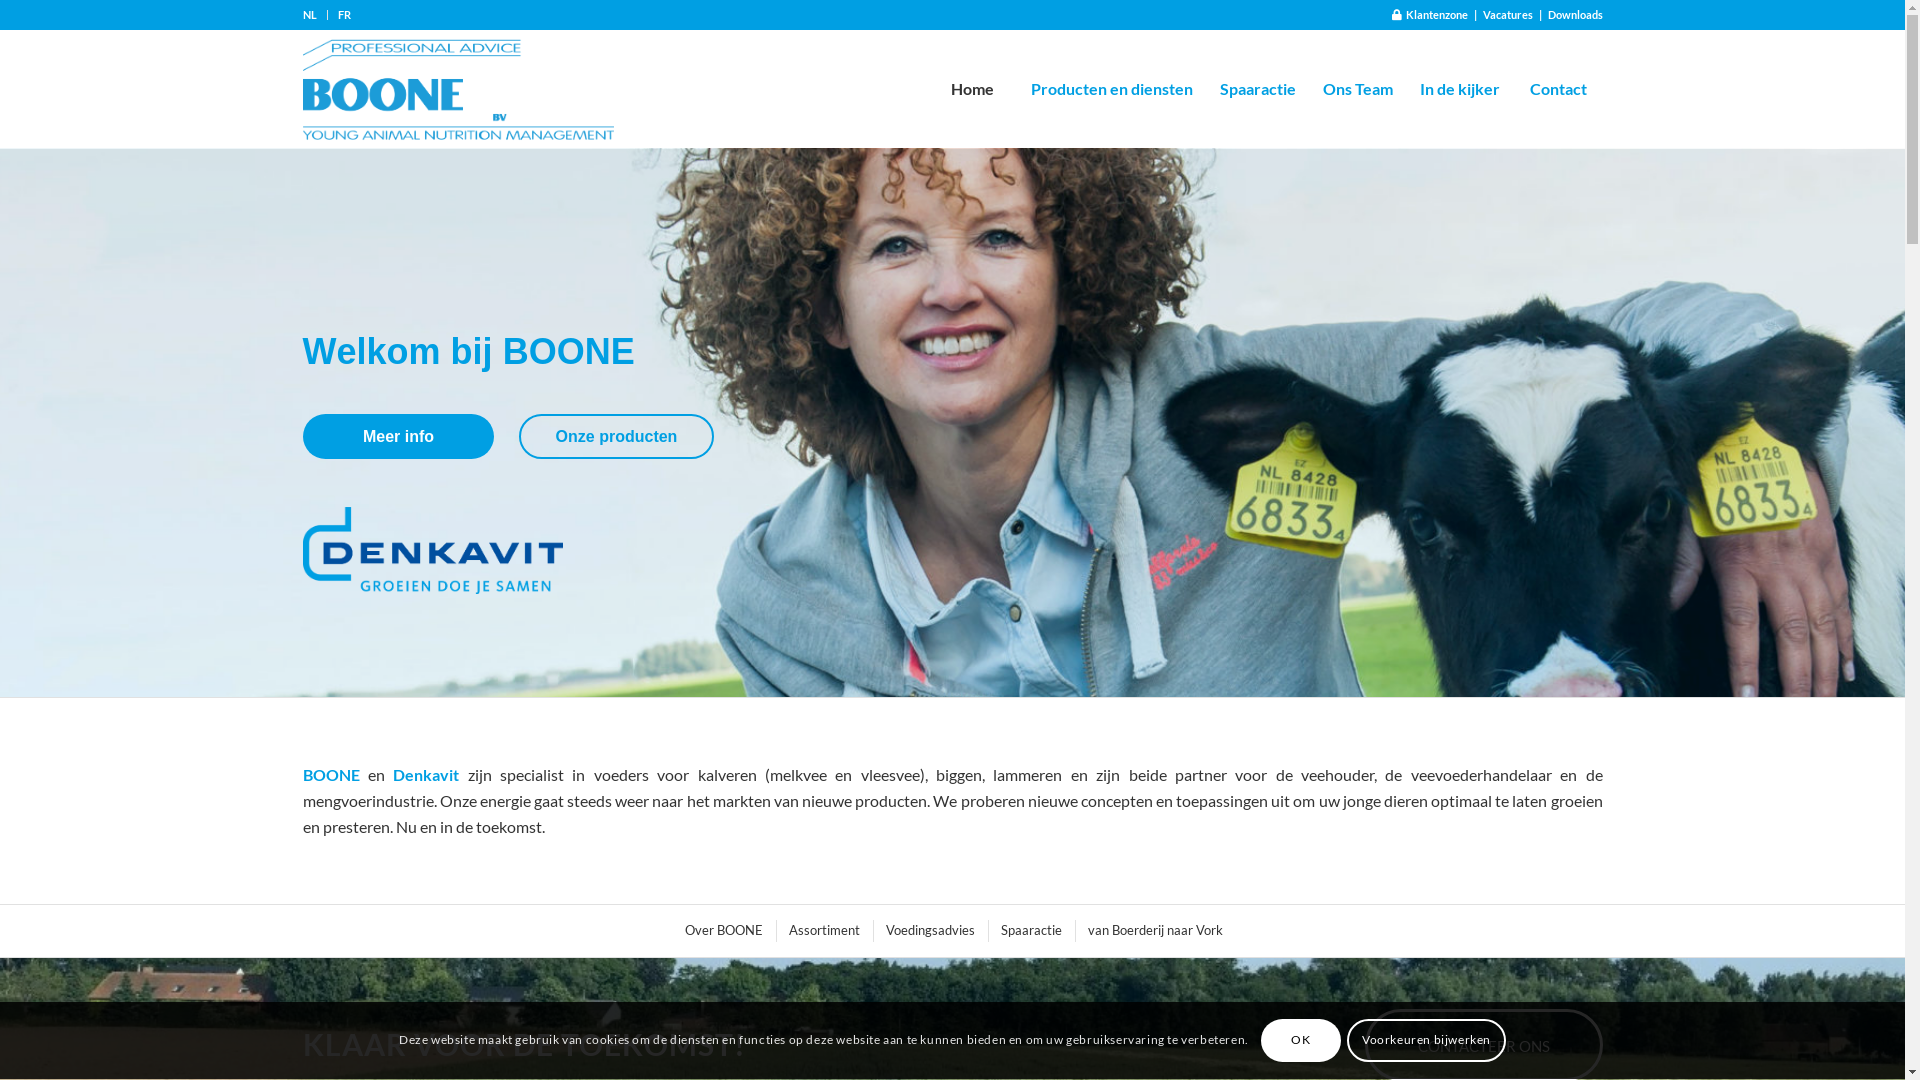 This screenshot has height=1080, width=1920. I want to click on 'Vacatures', so click(1482, 14).